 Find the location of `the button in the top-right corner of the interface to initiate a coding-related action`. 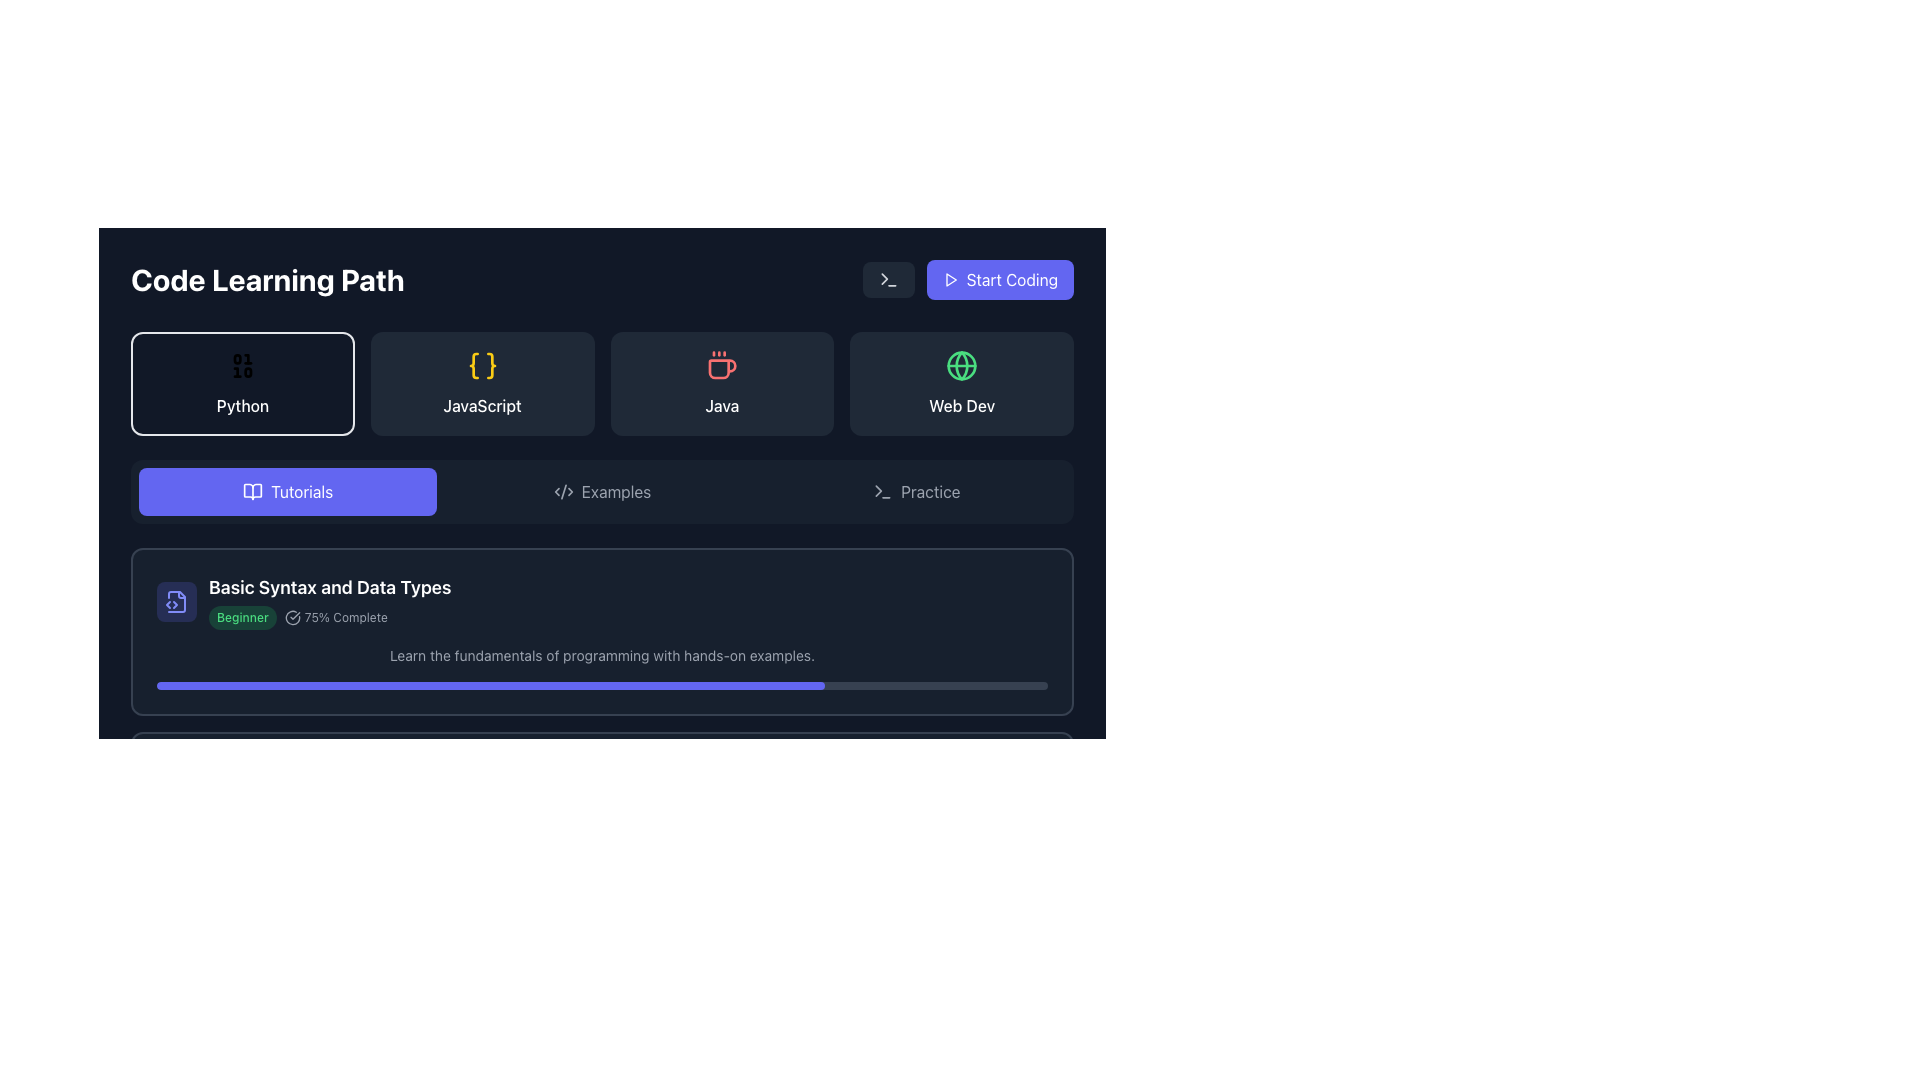

the button in the top-right corner of the interface to initiate a coding-related action is located at coordinates (999, 280).